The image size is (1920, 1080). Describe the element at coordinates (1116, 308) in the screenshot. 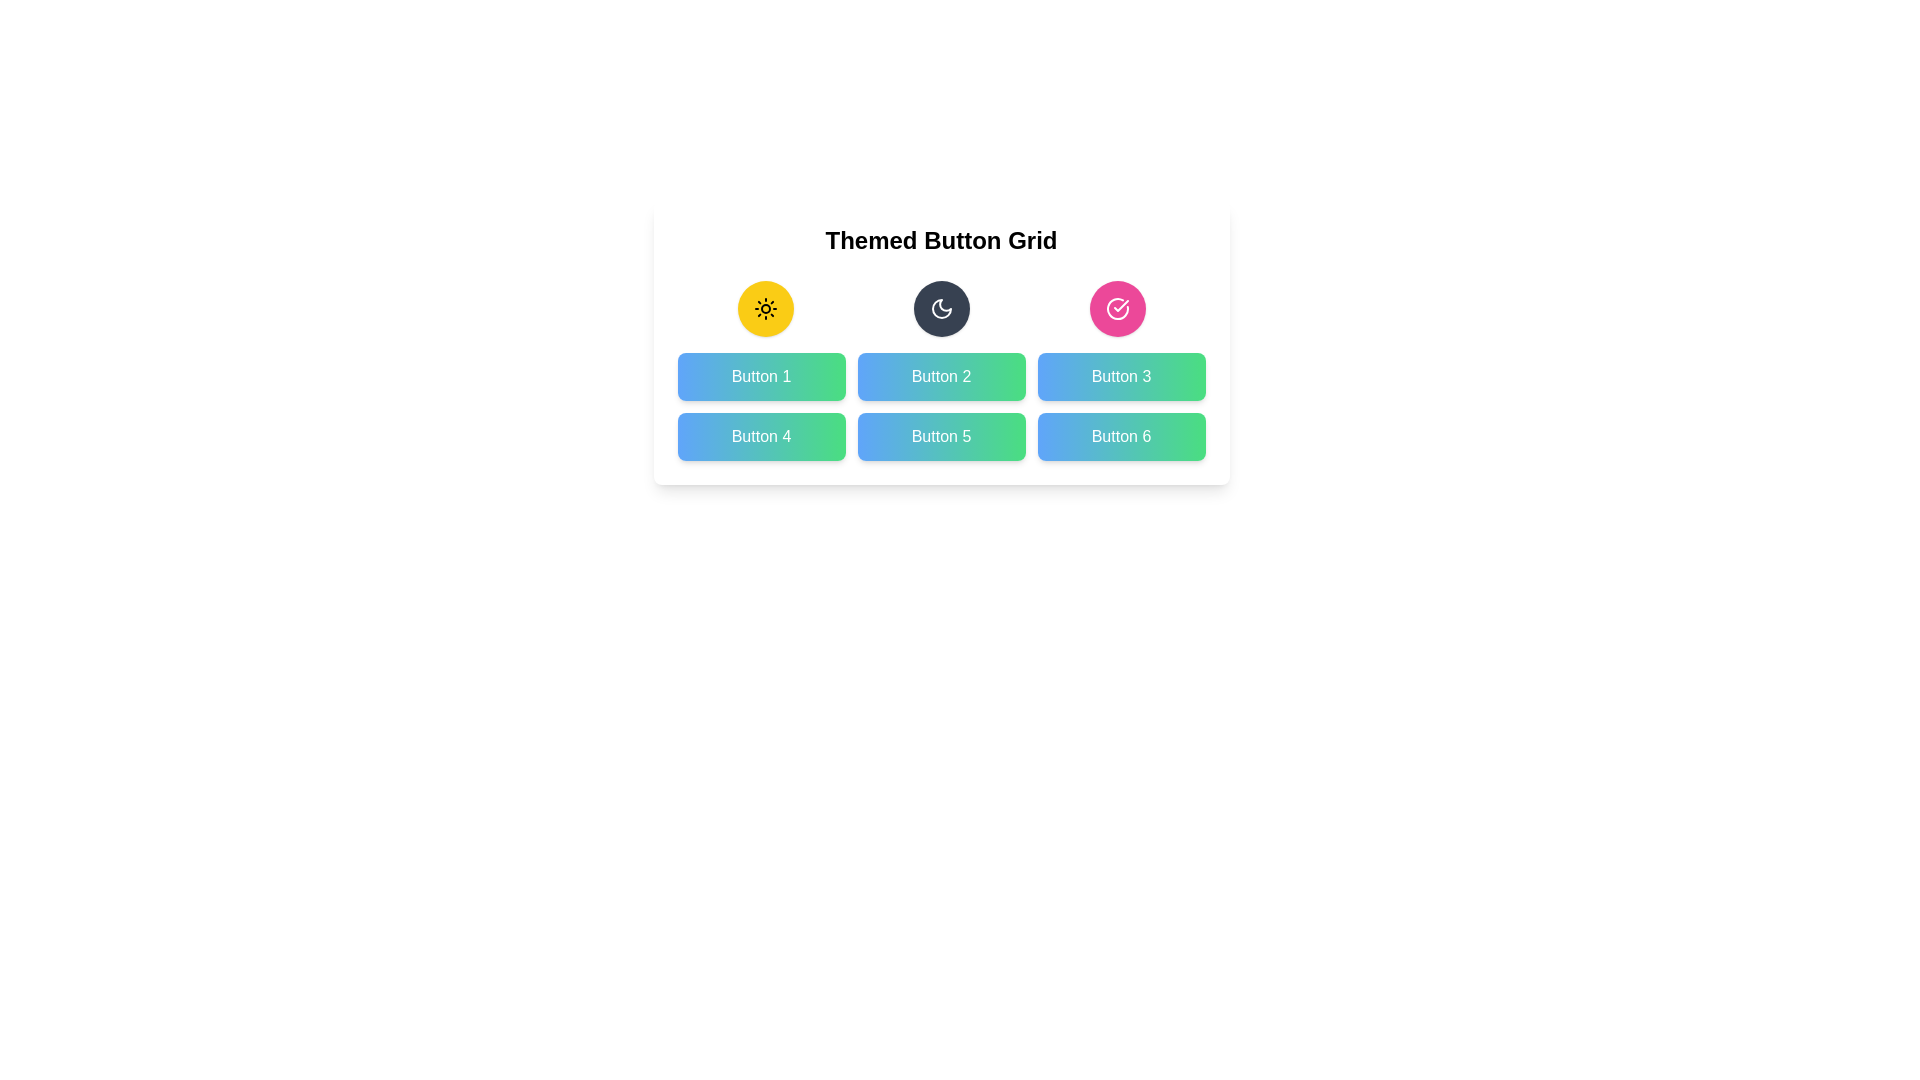

I see `the circle-shaped icon with a pink background and a white checkmark inside, which is the third icon from the left in the themed button grid labeled 'Themed Button Grid'` at that location.